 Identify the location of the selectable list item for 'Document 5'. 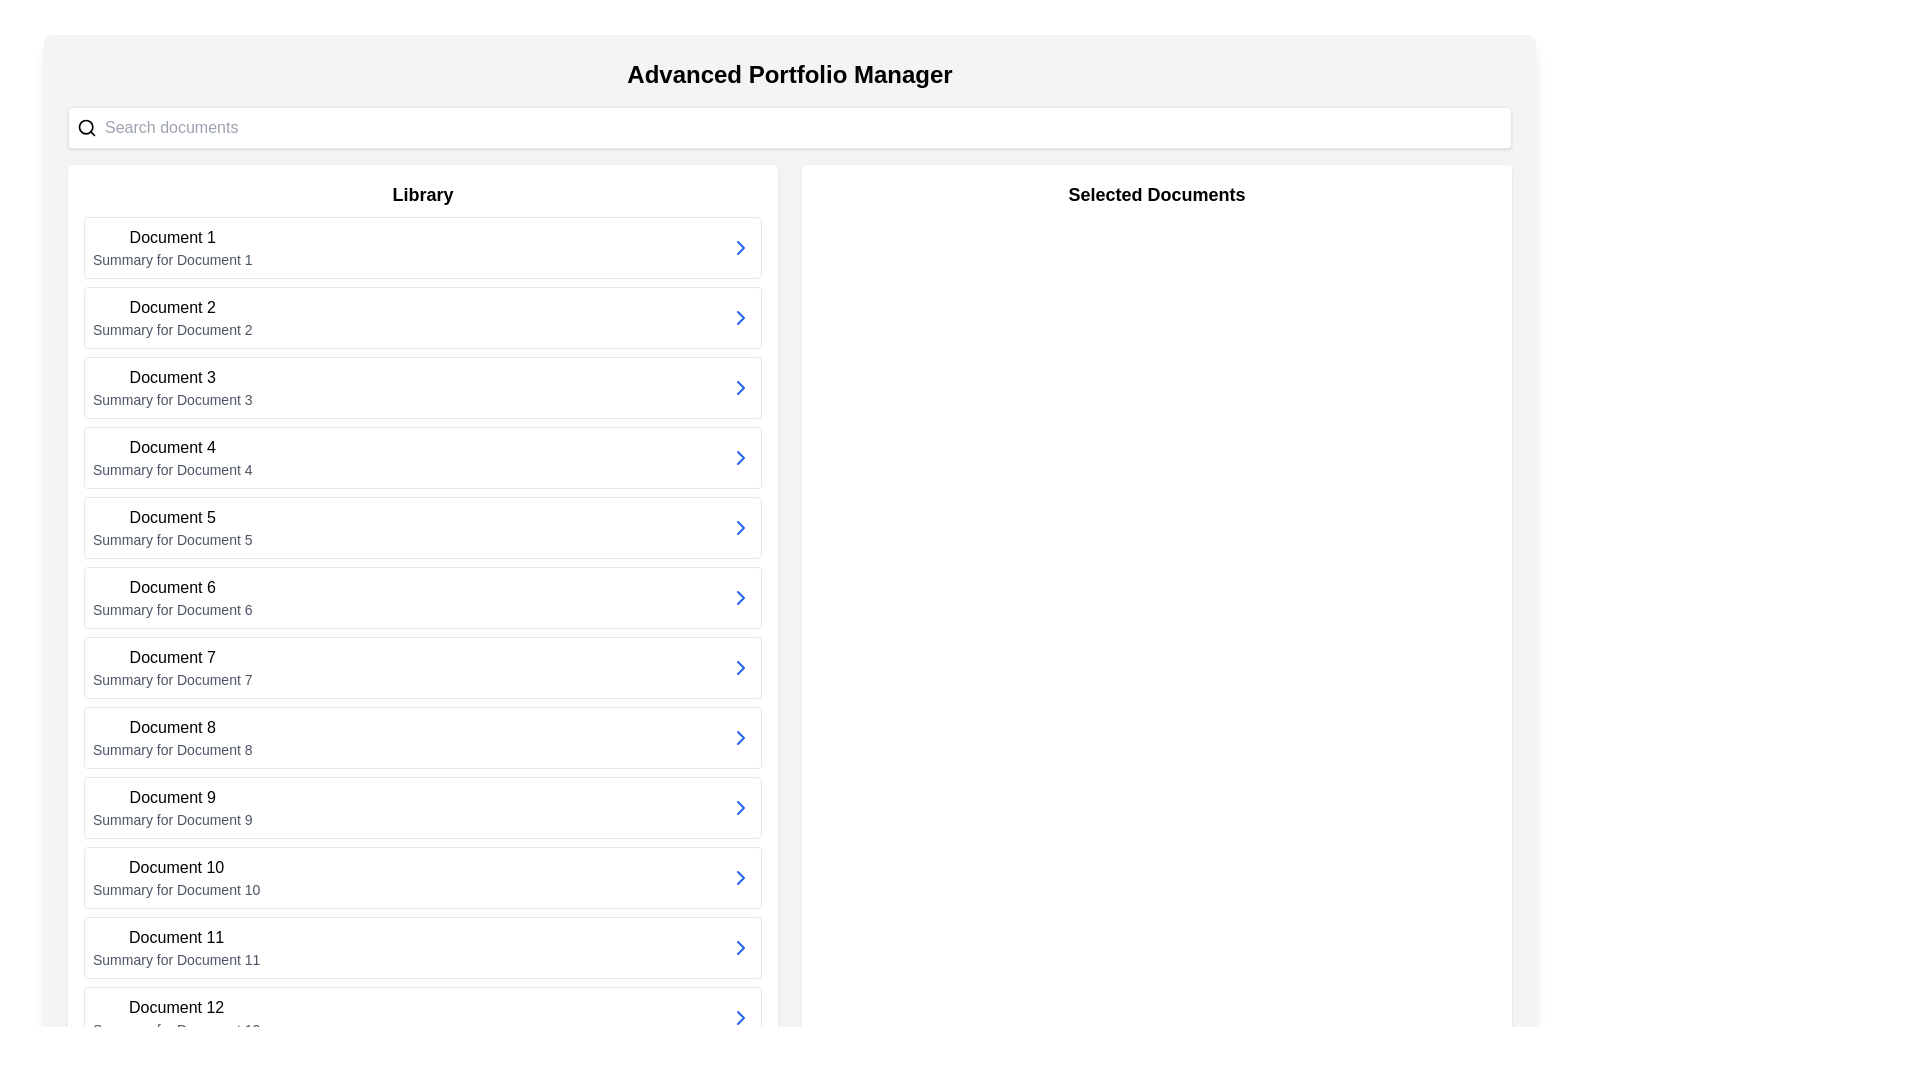
(421, 527).